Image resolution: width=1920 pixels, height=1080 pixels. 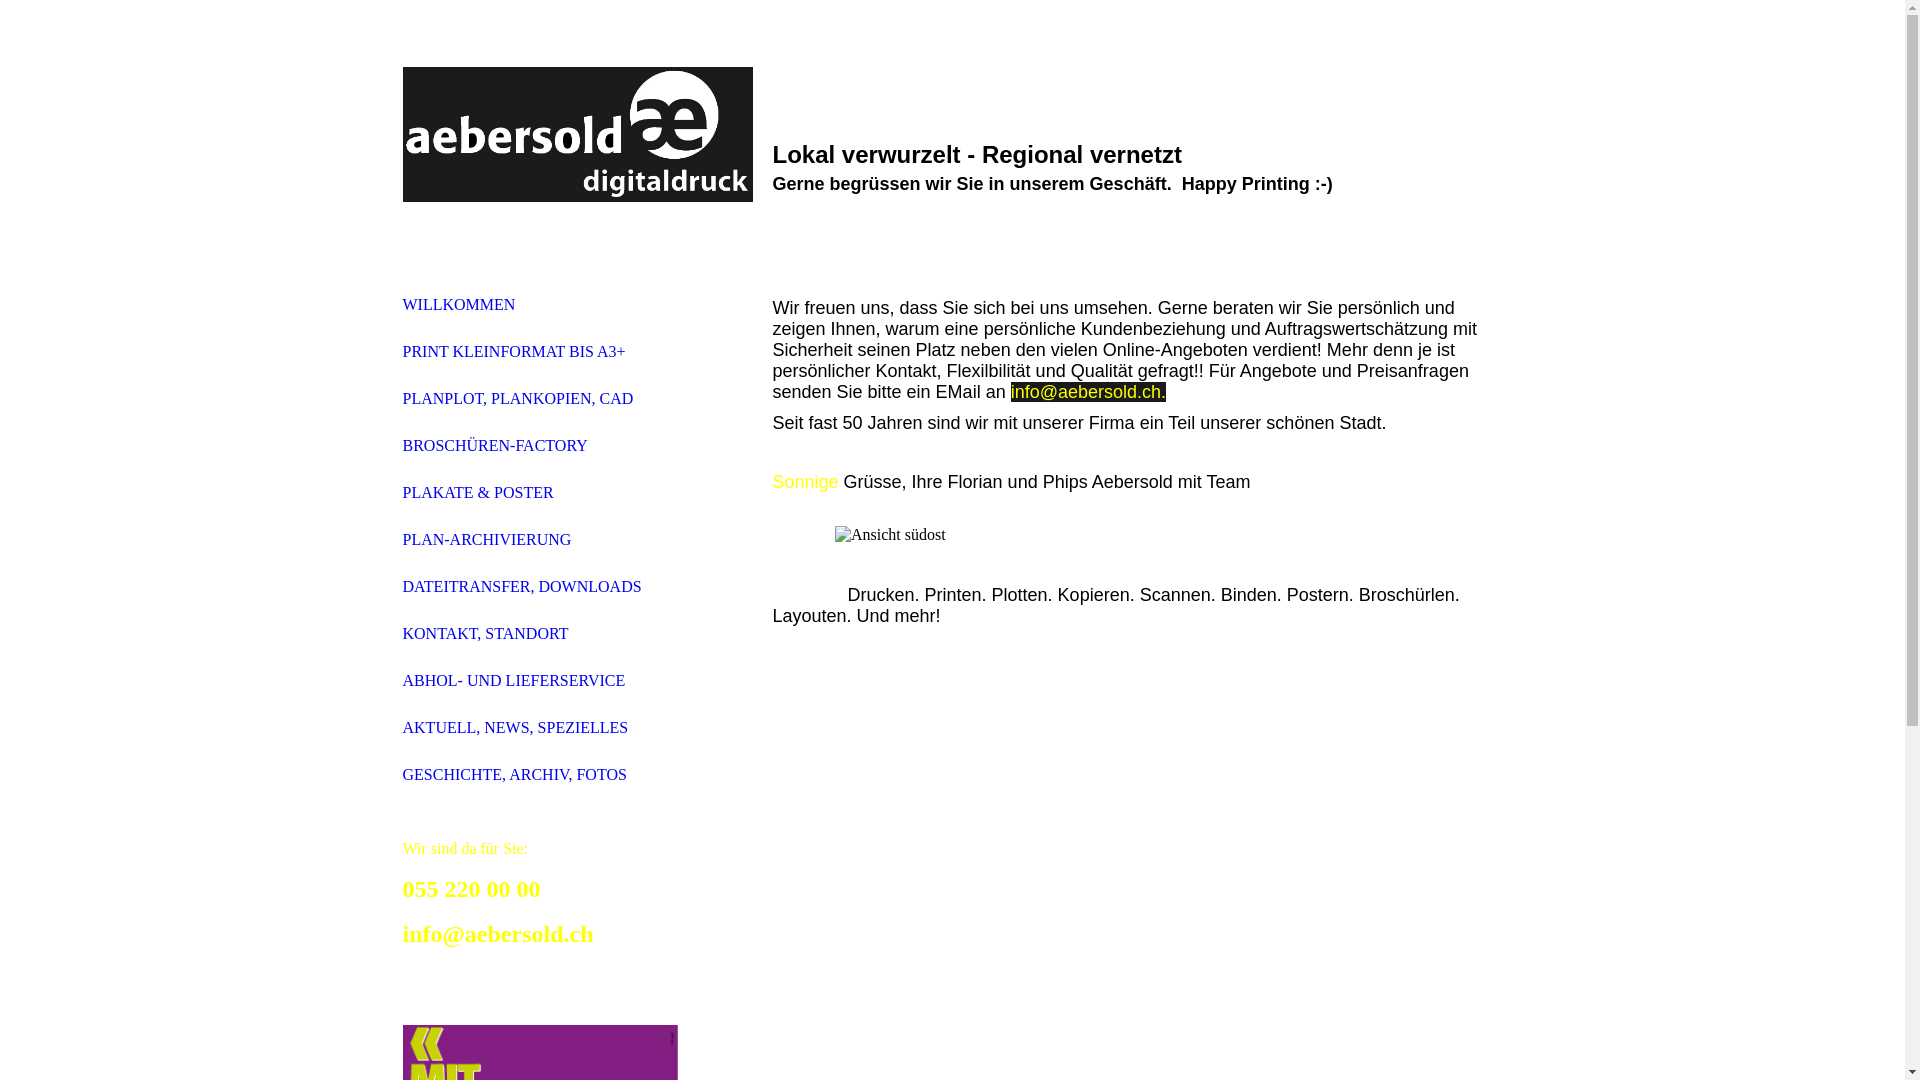 I want to click on 'WILLKOMMEN', so click(x=457, y=304).